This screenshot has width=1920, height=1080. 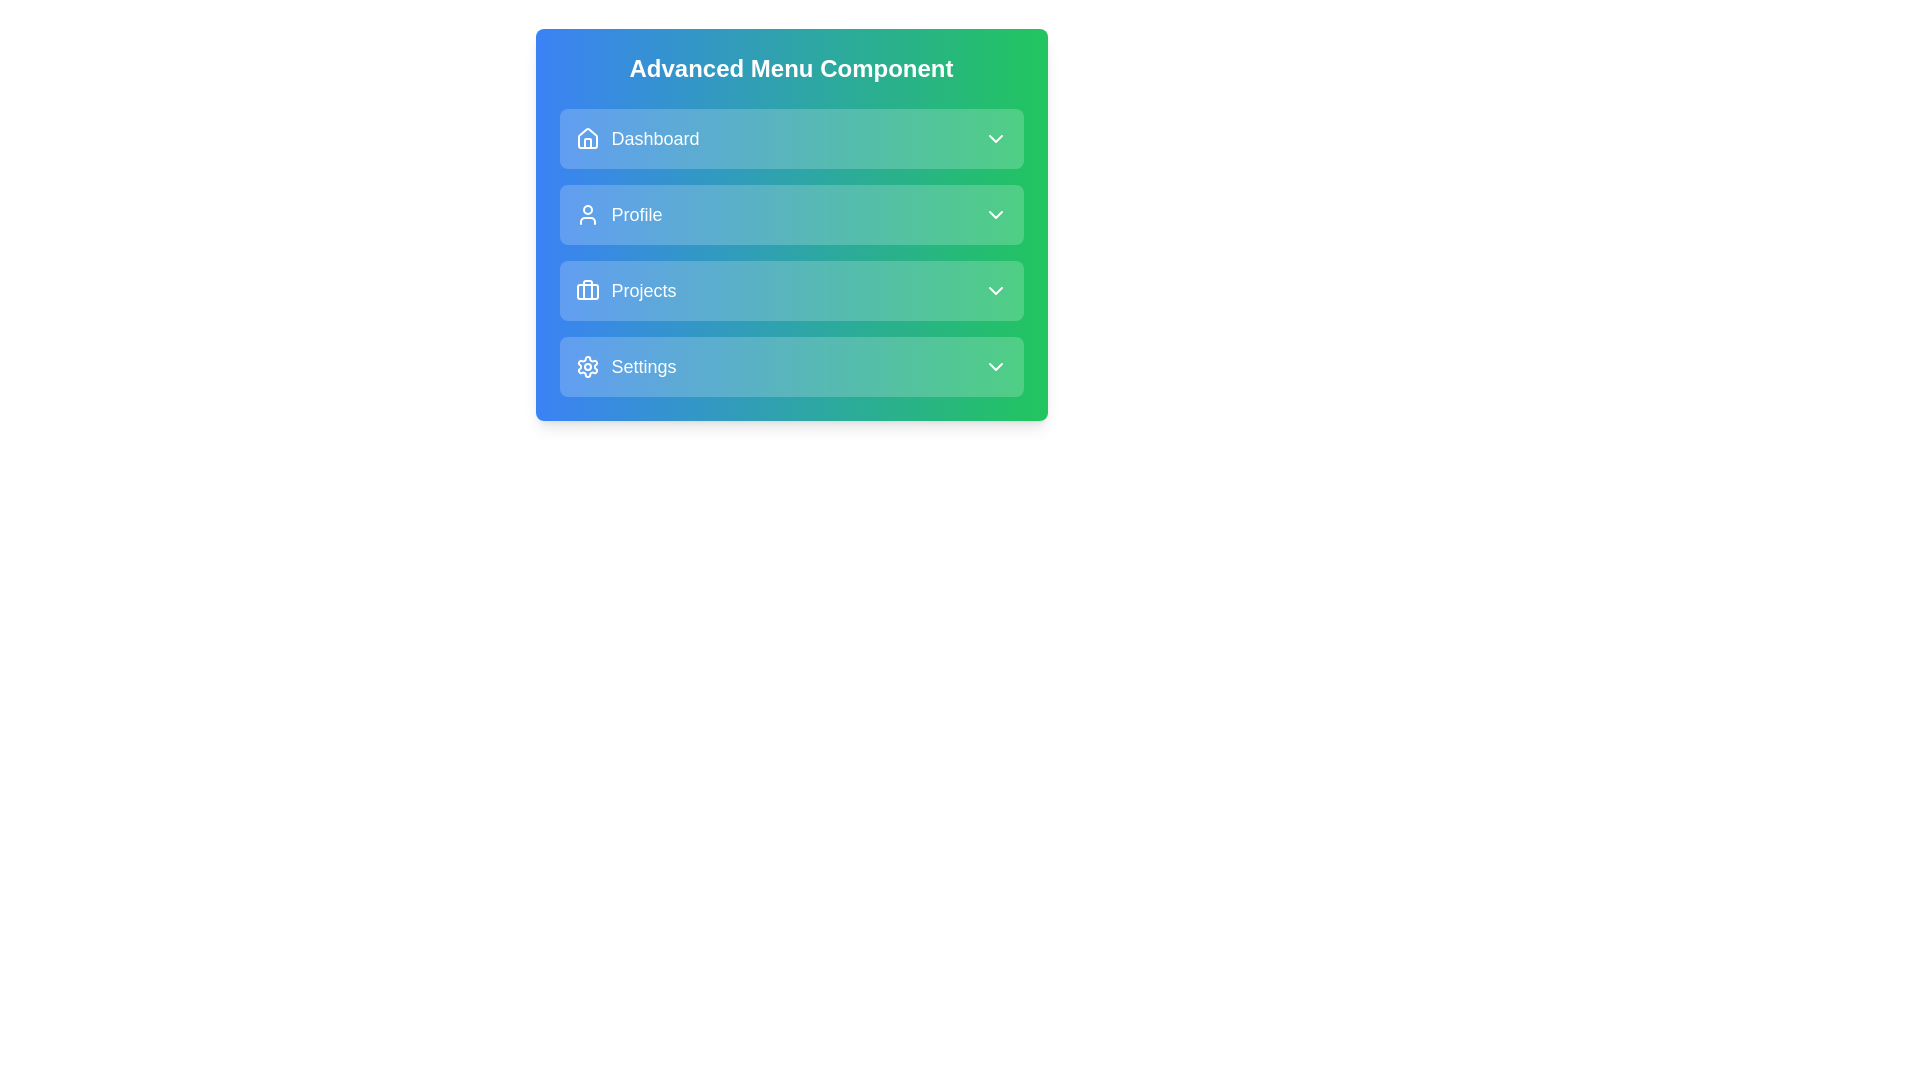 I want to click on the 'Dashboard' icon located on the left side of the navigation menu, which visually represents the home or main page, so click(x=586, y=137).